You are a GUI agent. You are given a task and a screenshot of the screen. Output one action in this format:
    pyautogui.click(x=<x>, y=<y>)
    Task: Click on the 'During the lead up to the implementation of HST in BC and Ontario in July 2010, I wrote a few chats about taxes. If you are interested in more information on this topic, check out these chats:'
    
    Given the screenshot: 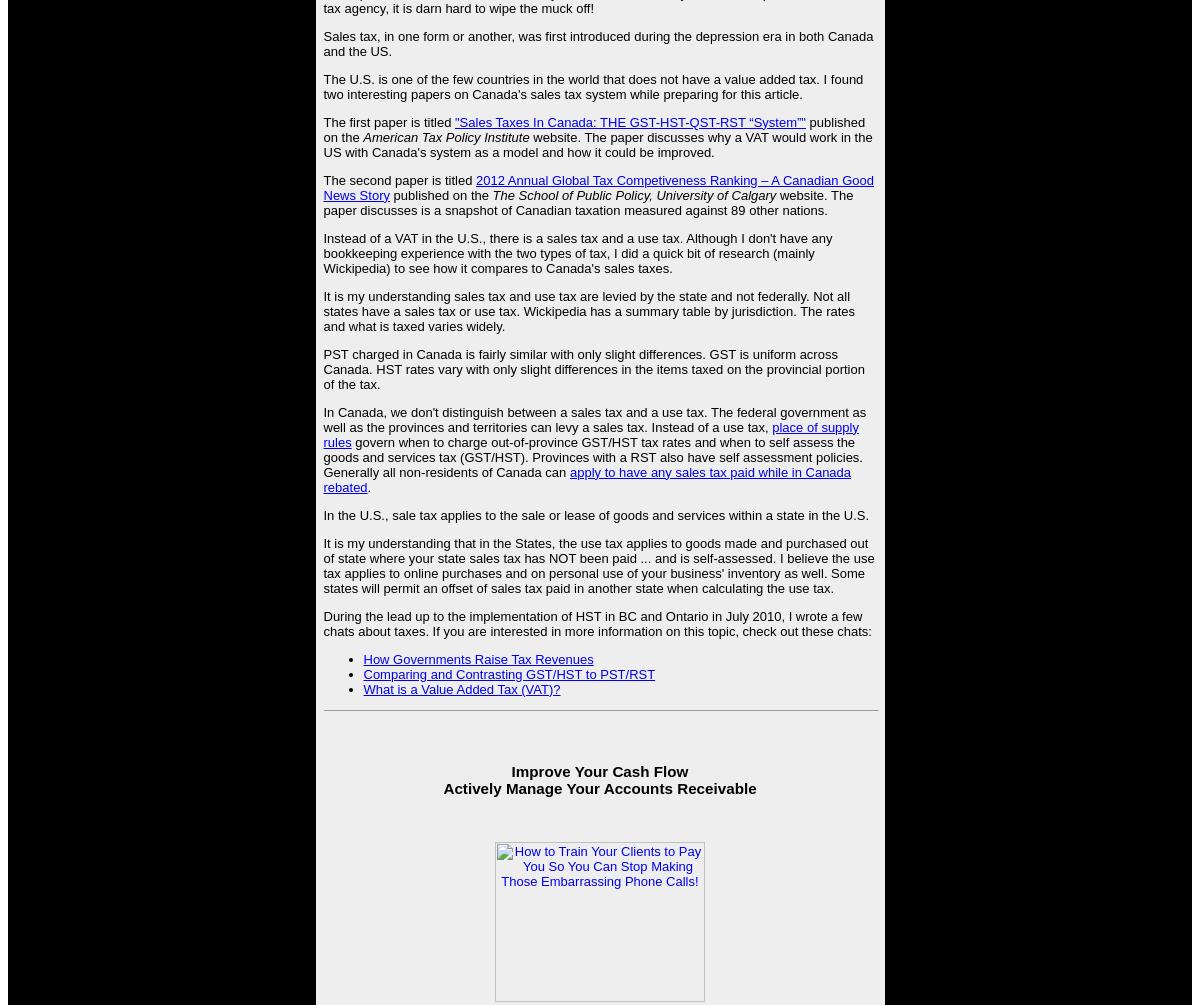 What is the action you would take?
    pyautogui.click(x=596, y=621)
    